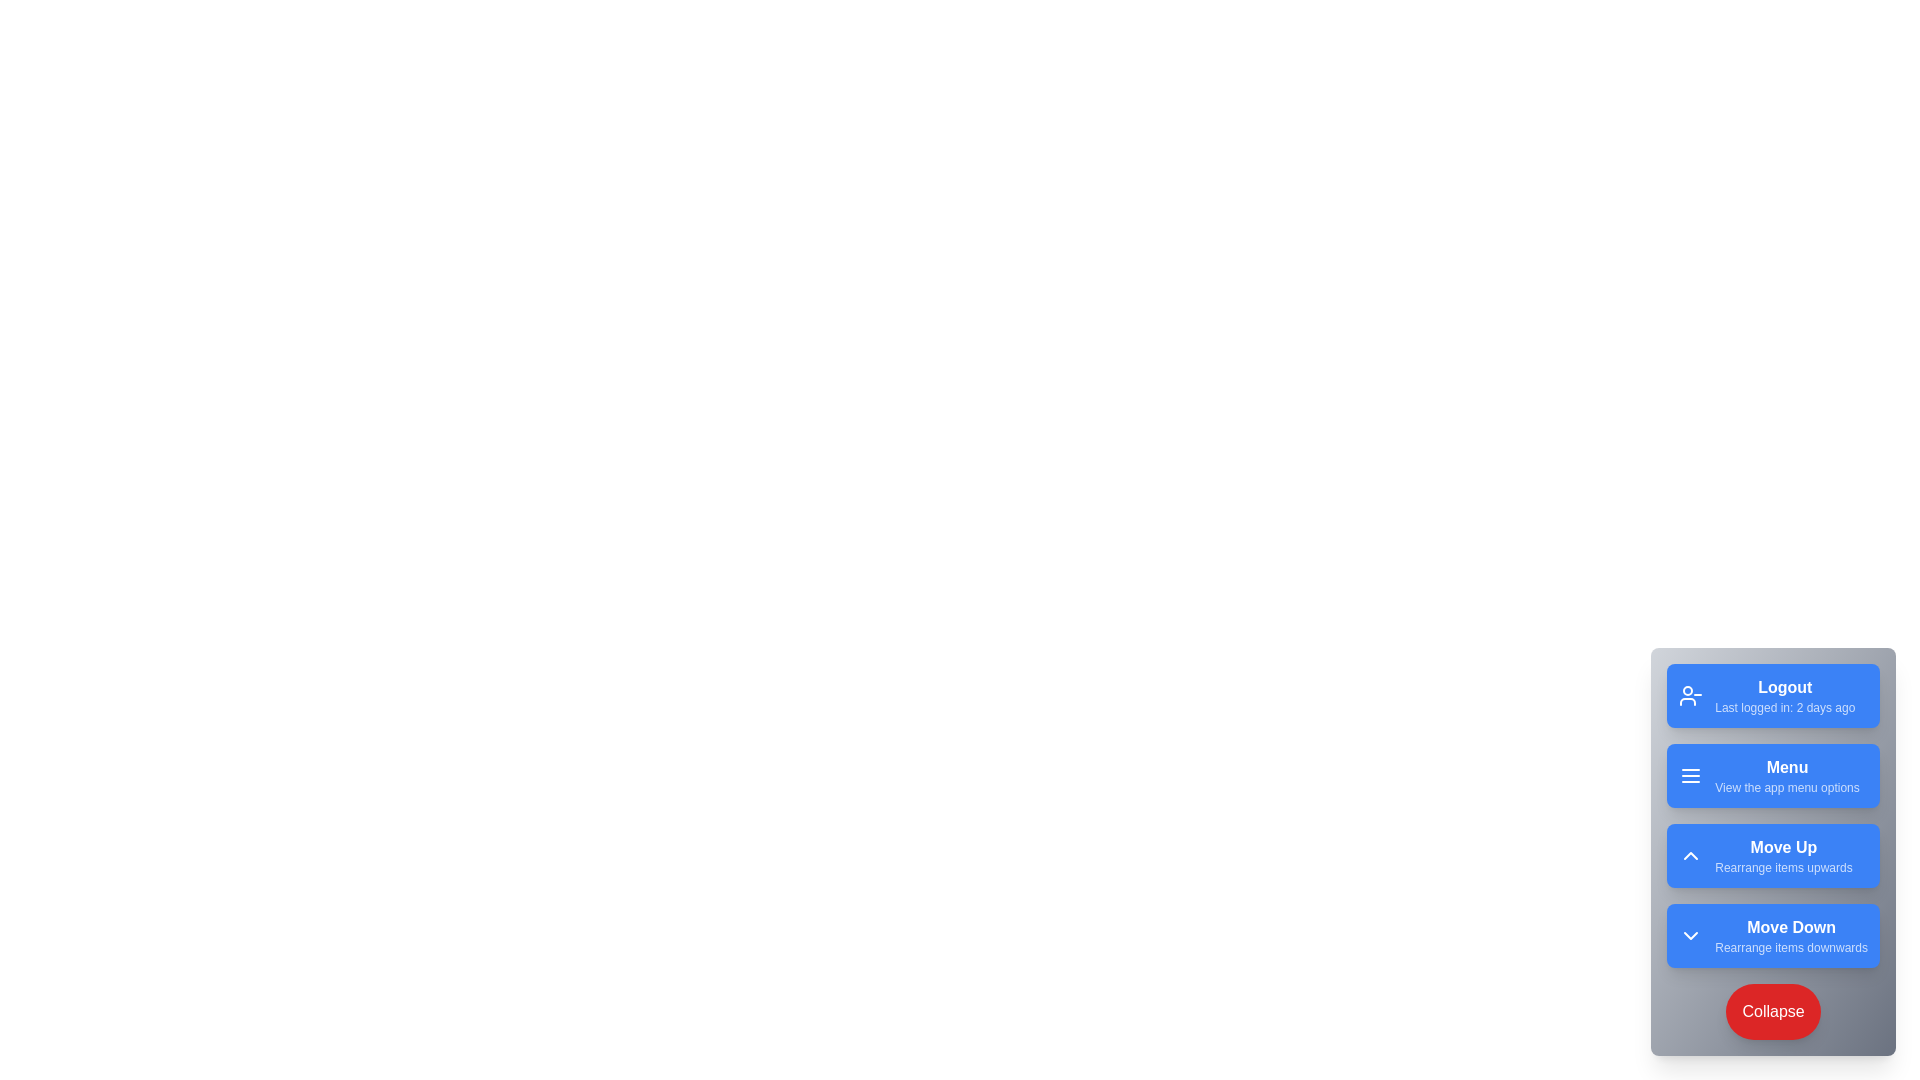 This screenshot has height=1080, width=1920. Describe the element at coordinates (1783, 855) in the screenshot. I see `the button located in the sidebar menu, which is the third interactive component from the top` at that location.